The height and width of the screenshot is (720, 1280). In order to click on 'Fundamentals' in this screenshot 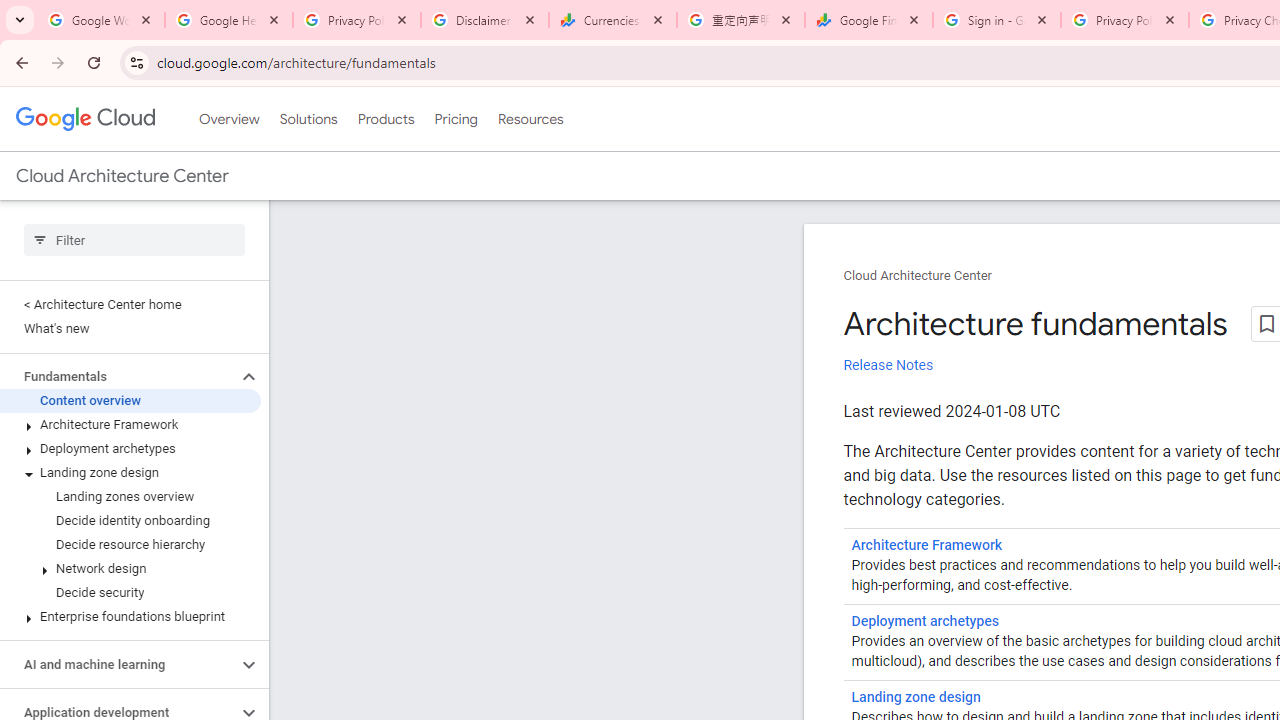, I will do `click(117, 376)`.